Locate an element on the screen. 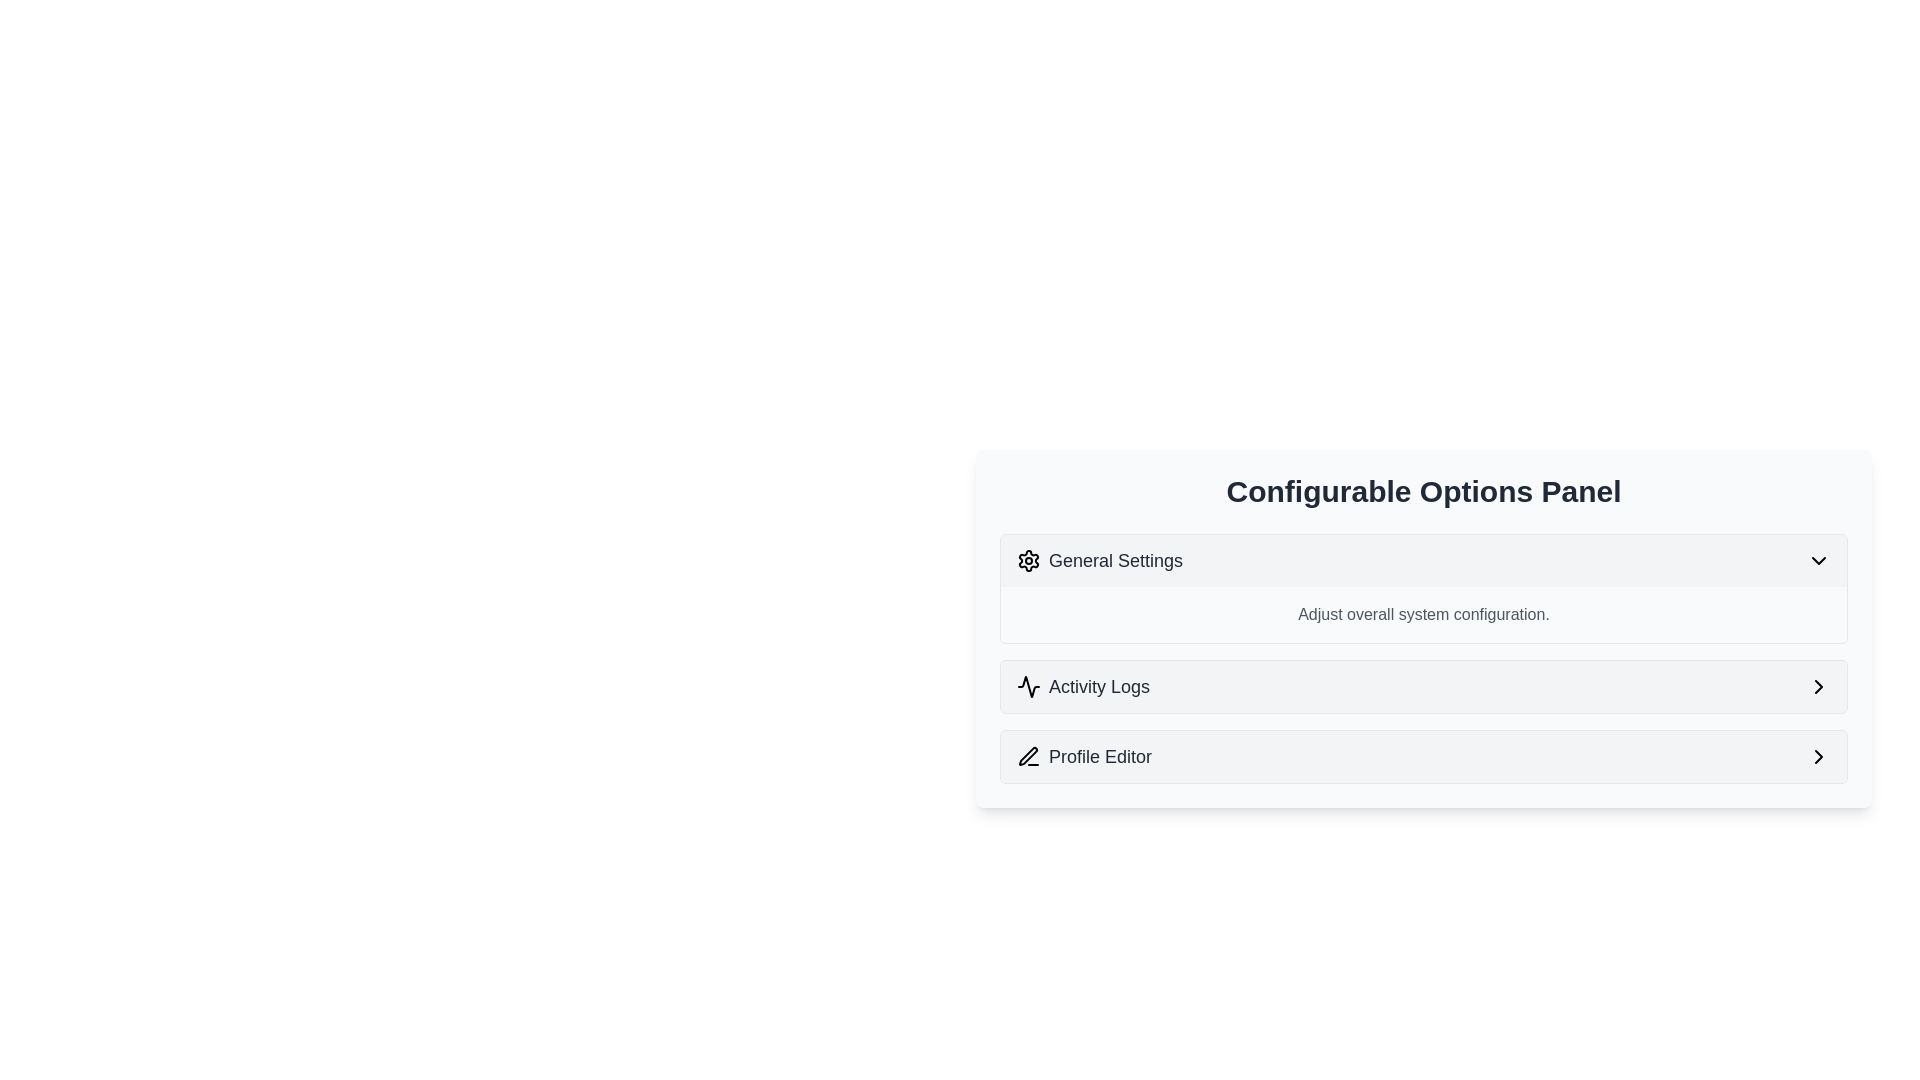  the text label in the 'Configurable Options Panel' that serves as a title or navigation link for accessing general settings options is located at coordinates (1115, 560).